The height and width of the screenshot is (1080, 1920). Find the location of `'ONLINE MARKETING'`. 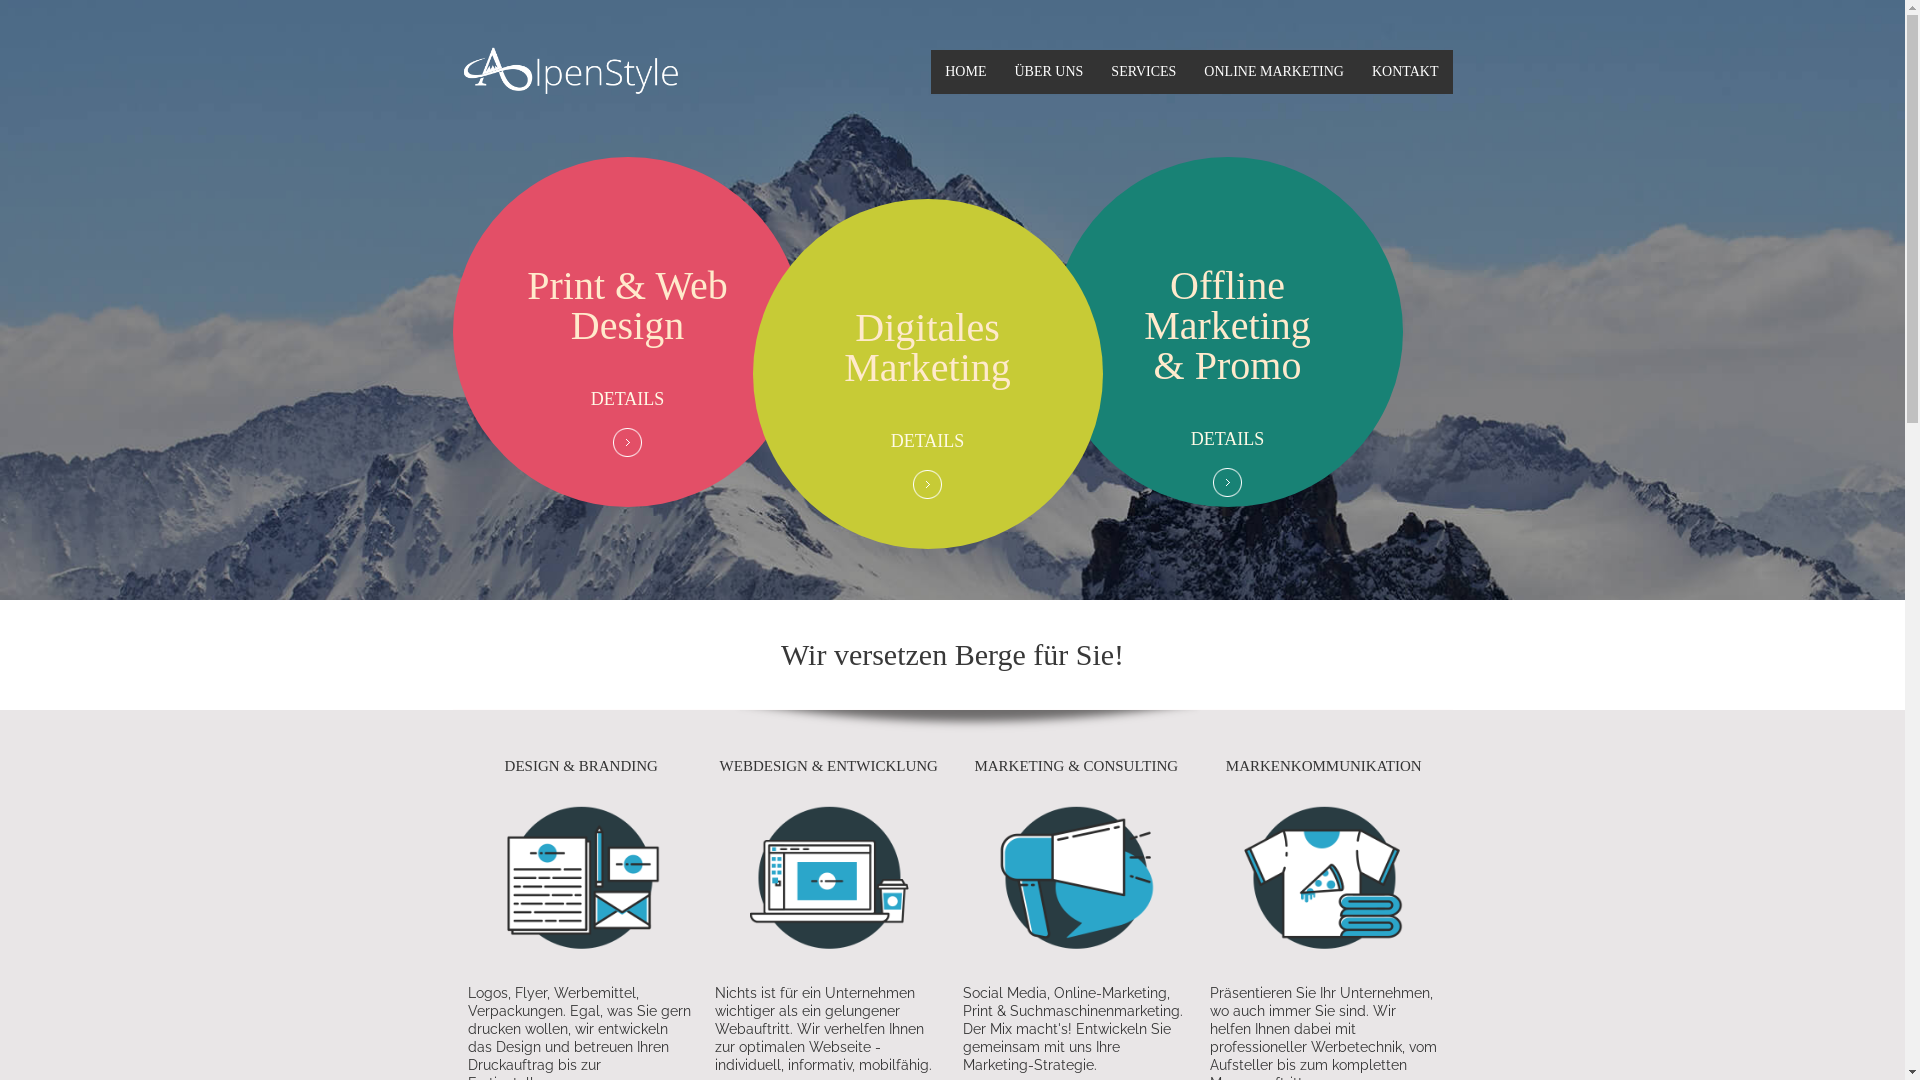

'ONLINE MARKETING' is located at coordinates (1272, 71).